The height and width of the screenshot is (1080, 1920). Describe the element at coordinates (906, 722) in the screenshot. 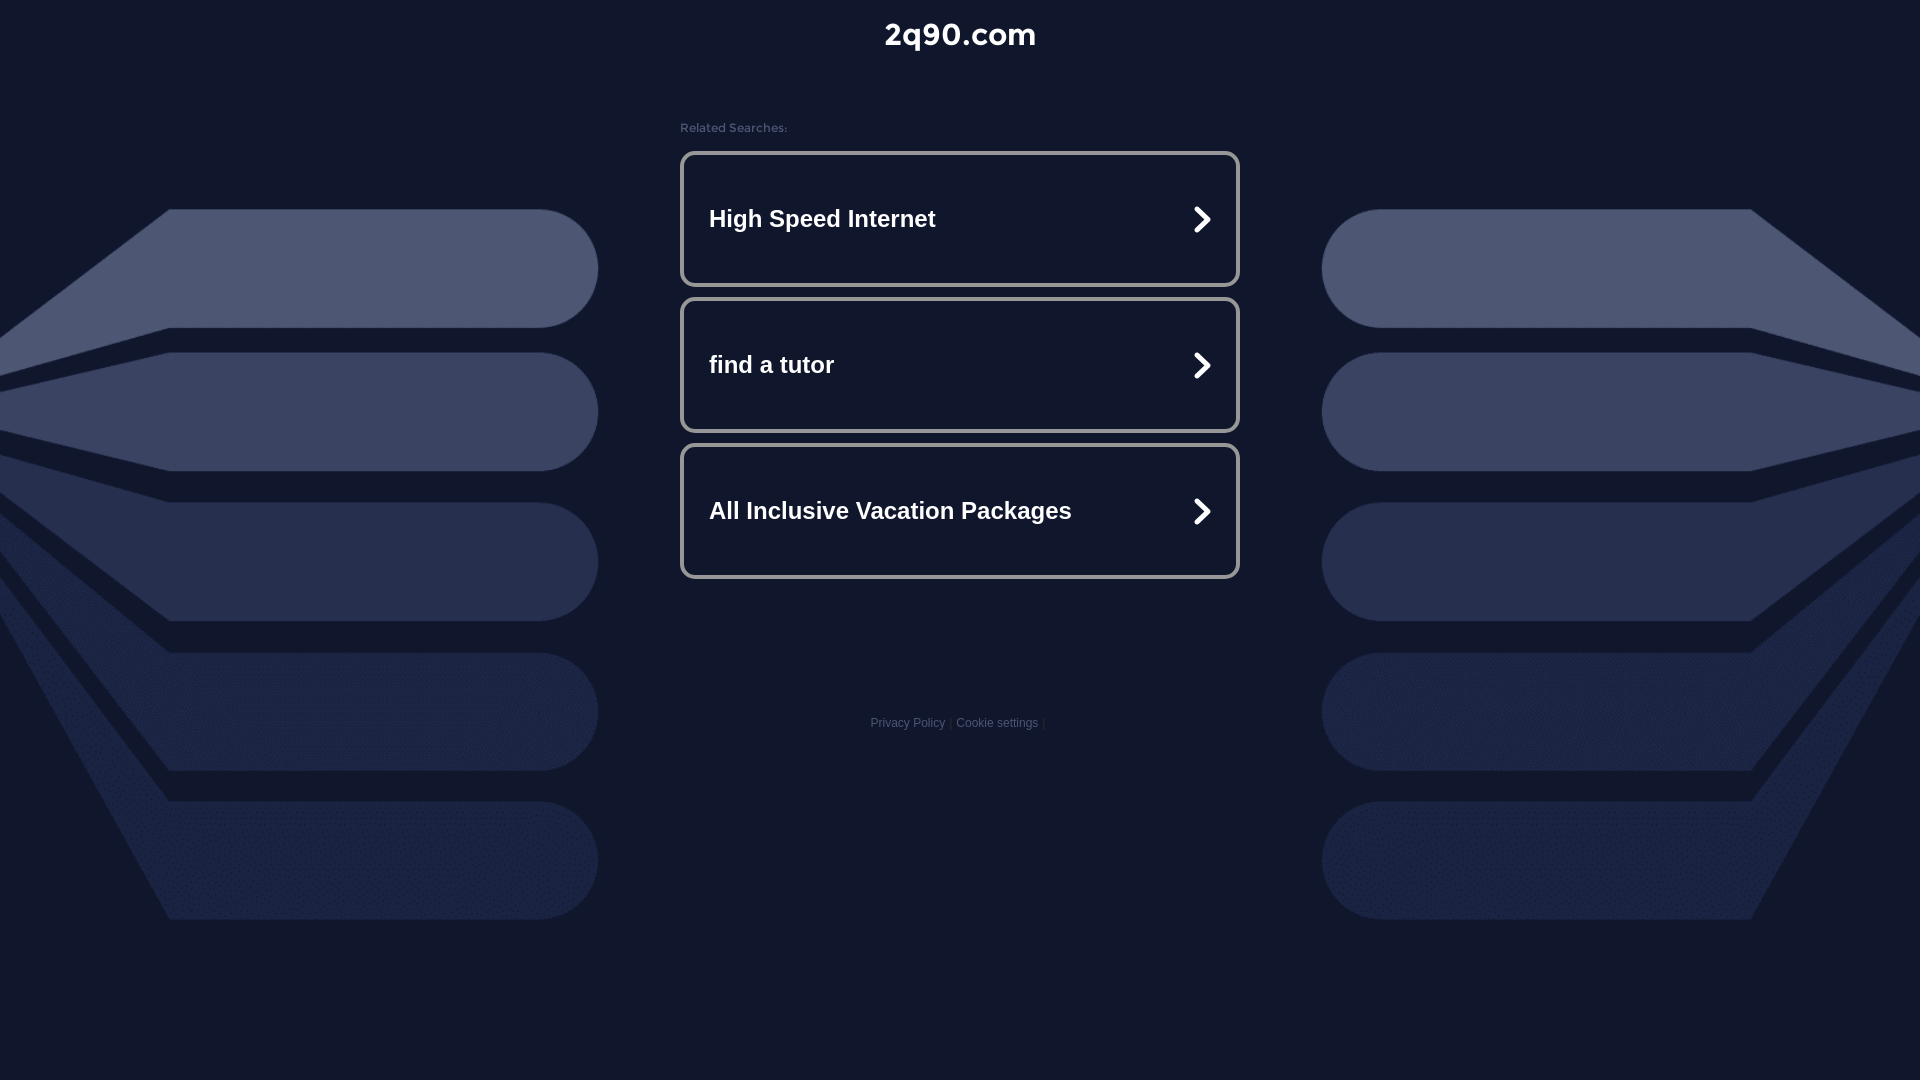

I see `'Privacy Policy'` at that location.